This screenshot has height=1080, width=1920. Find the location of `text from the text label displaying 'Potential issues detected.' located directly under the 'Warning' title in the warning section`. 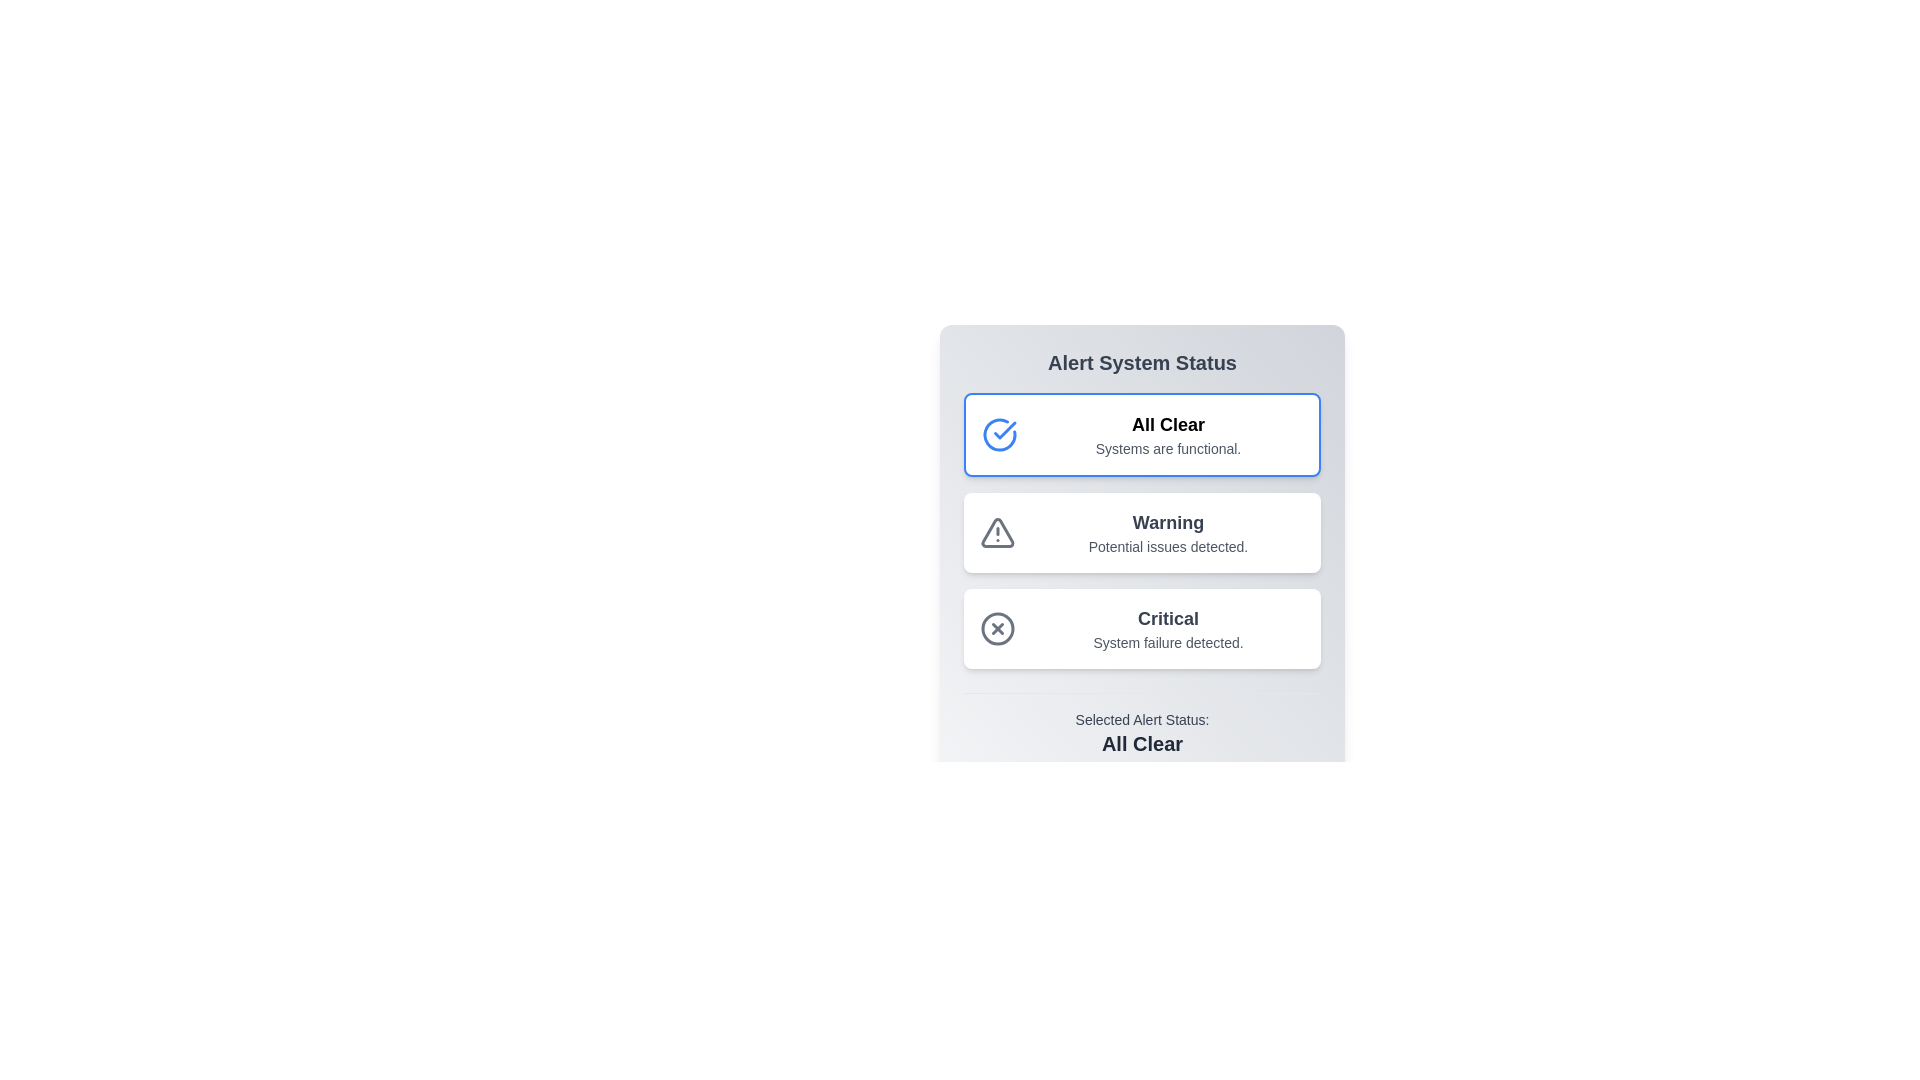

text from the text label displaying 'Potential issues detected.' located directly under the 'Warning' title in the warning section is located at coordinates (1168, 547).